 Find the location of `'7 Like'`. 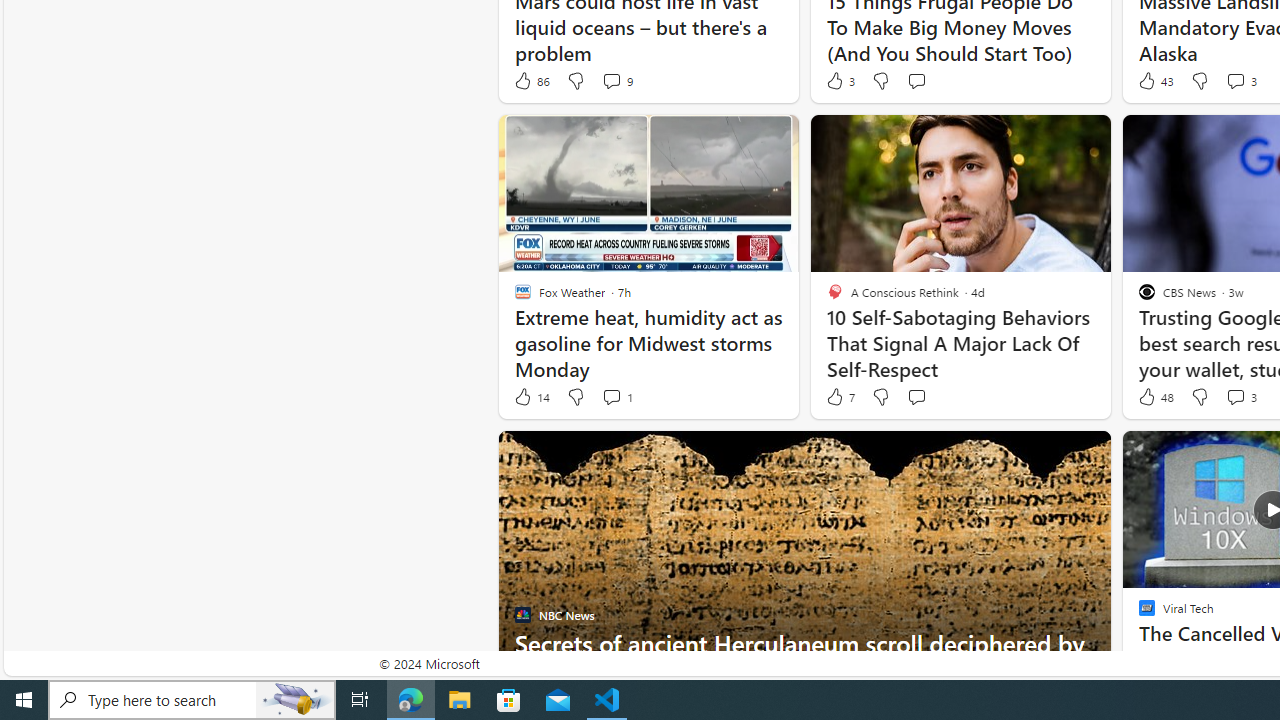

'7 Like' is located at coordinates (839, 397).